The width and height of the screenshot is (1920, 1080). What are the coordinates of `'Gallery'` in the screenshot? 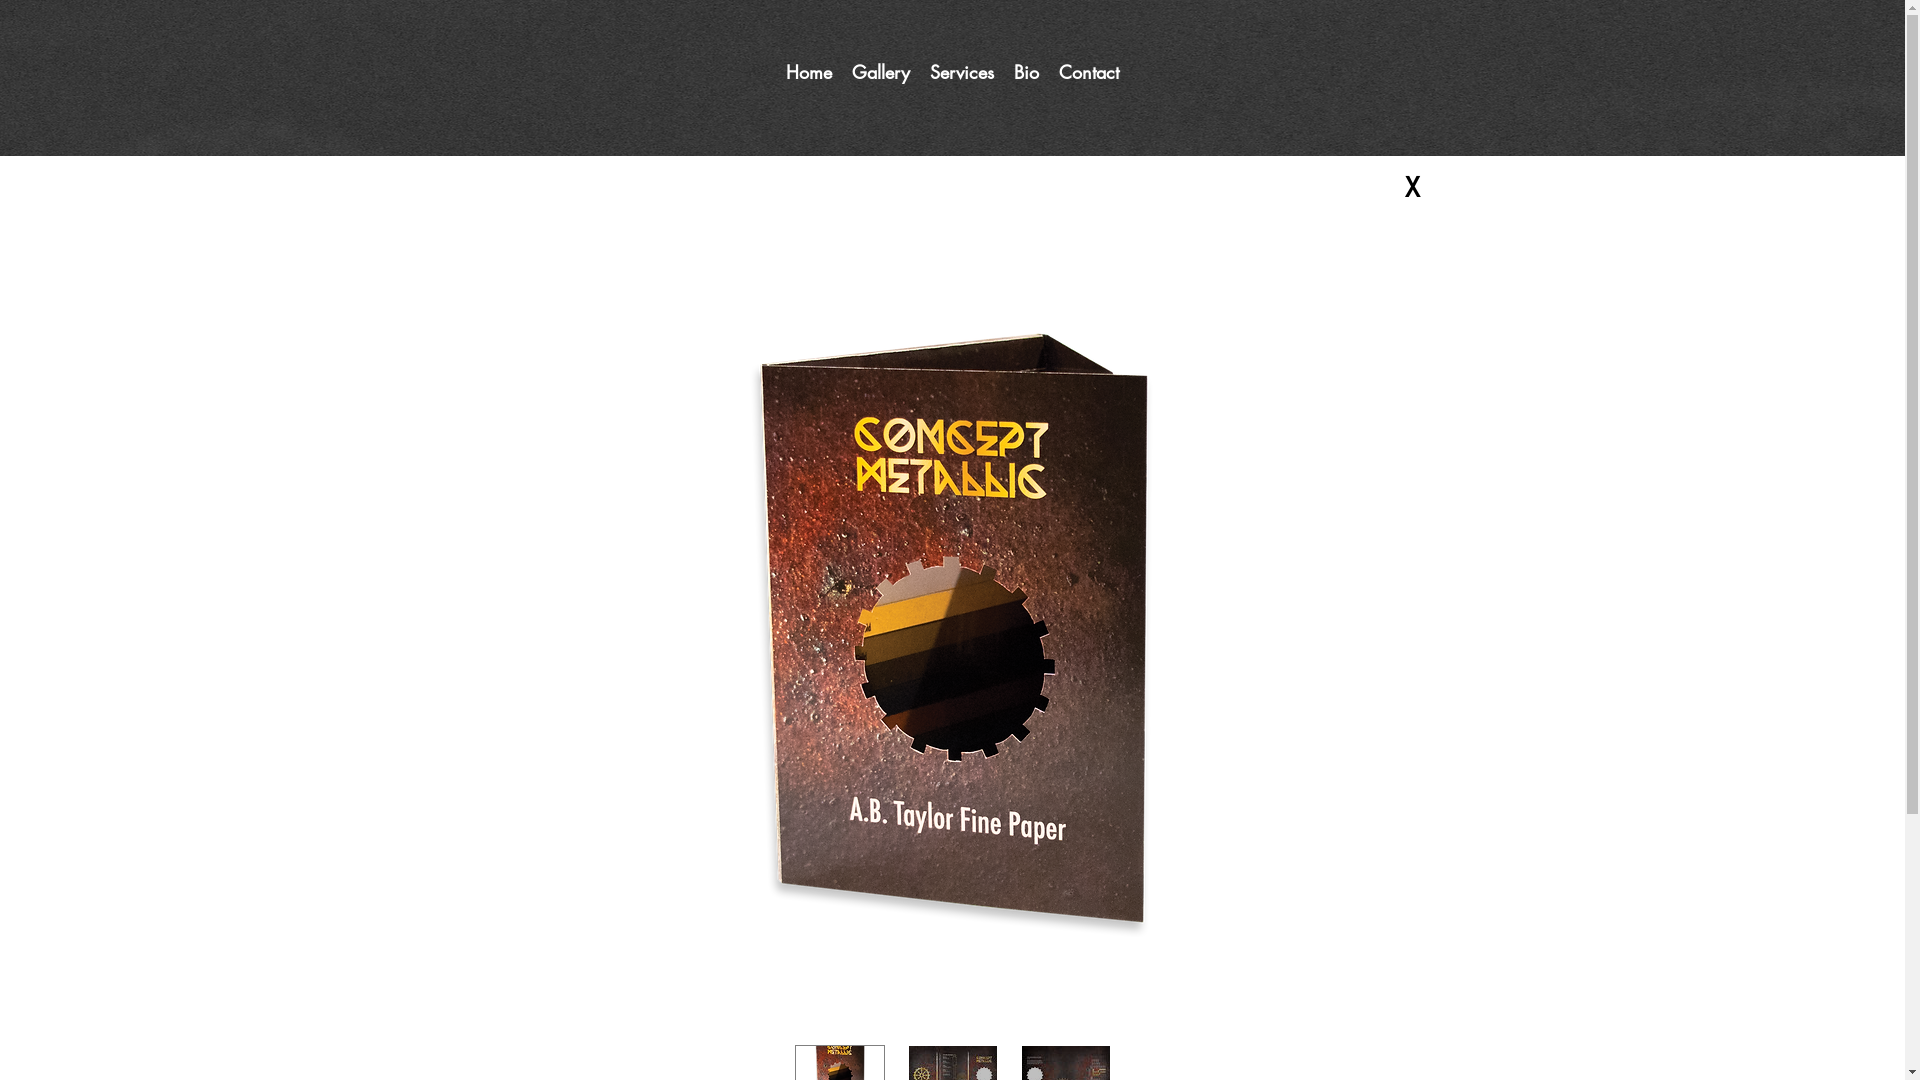 It's located at (880, 71).